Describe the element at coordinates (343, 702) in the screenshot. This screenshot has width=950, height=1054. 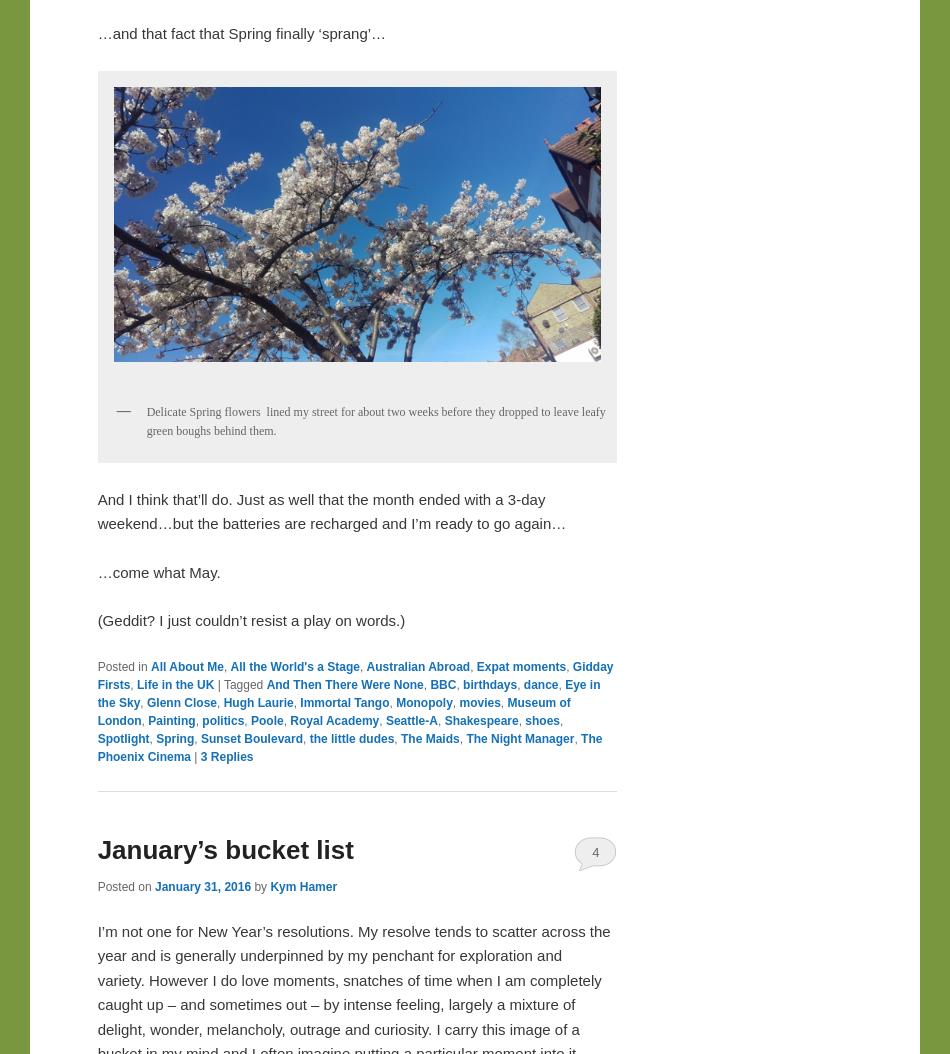
I see `'Immortal Tango'` at that location.